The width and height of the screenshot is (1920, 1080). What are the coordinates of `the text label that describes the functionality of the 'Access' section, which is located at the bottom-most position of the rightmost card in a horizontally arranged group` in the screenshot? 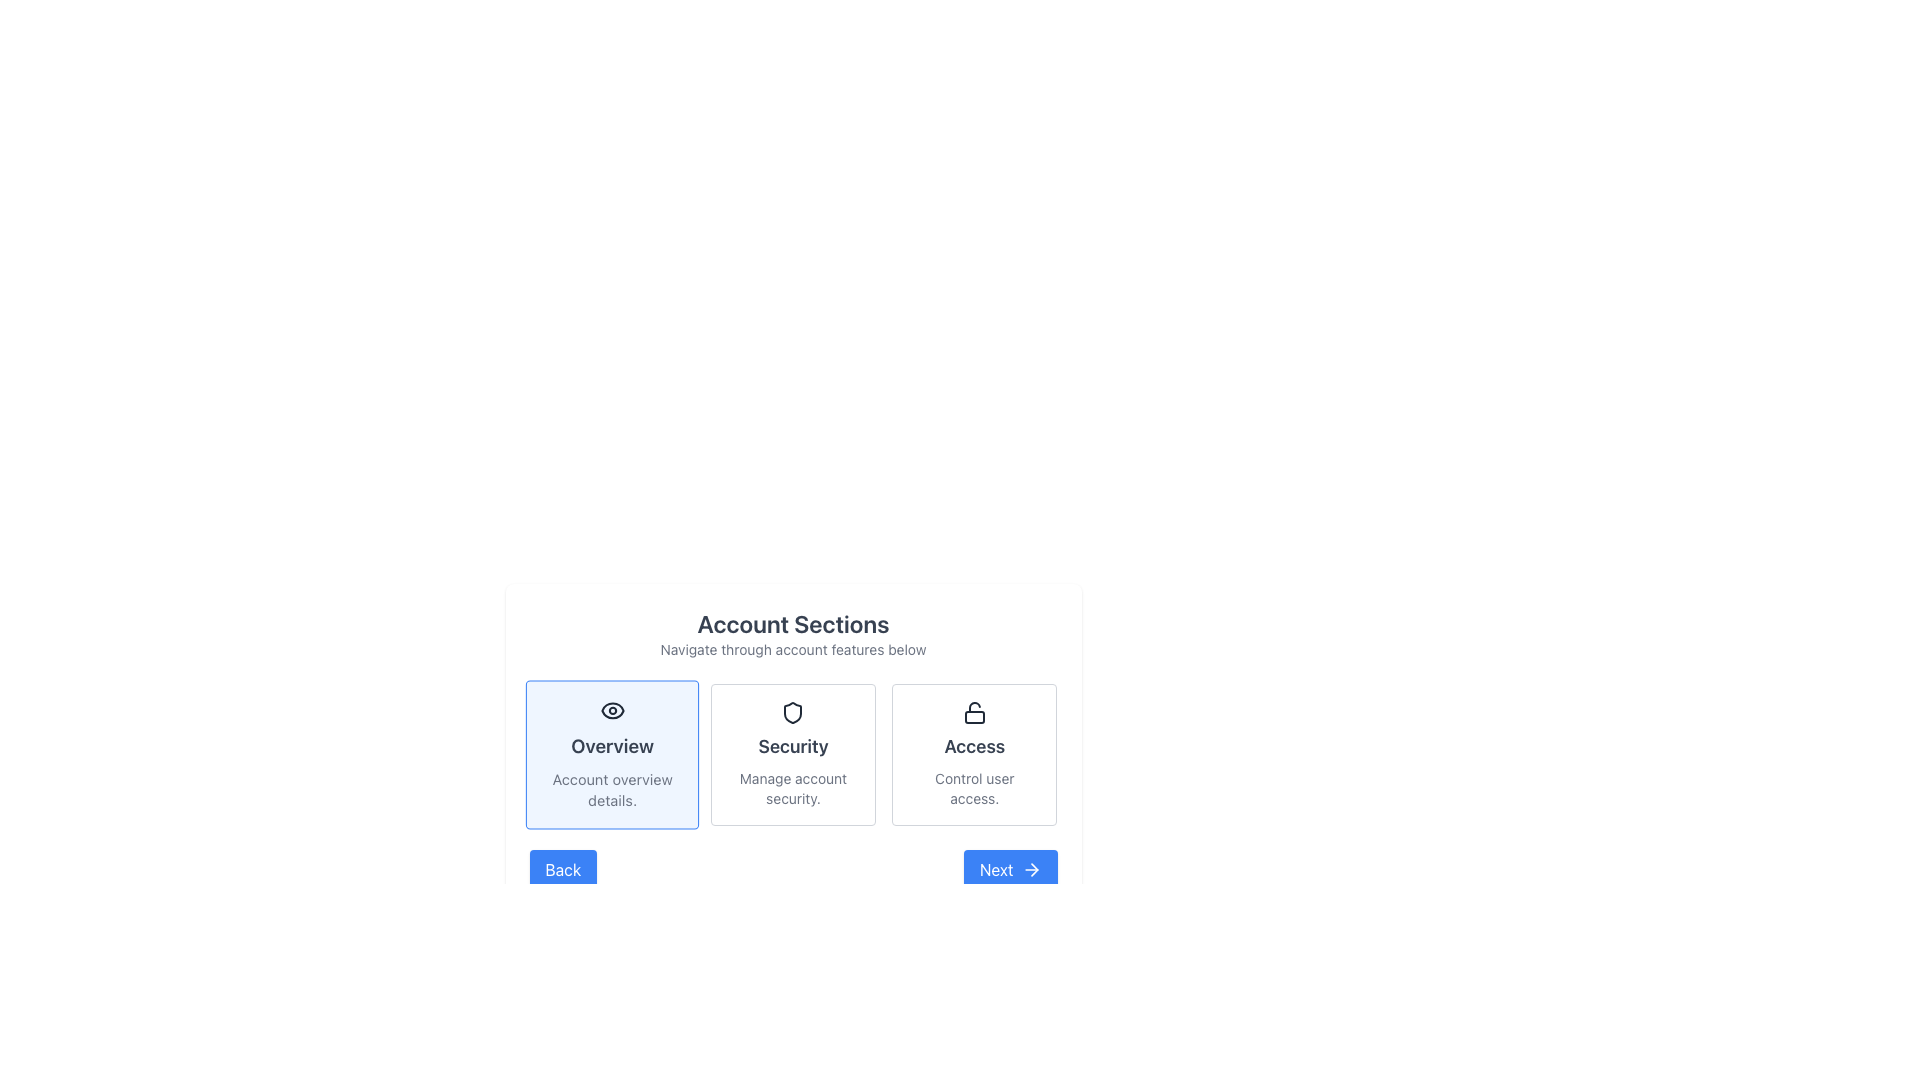 It's located at (974, 788).